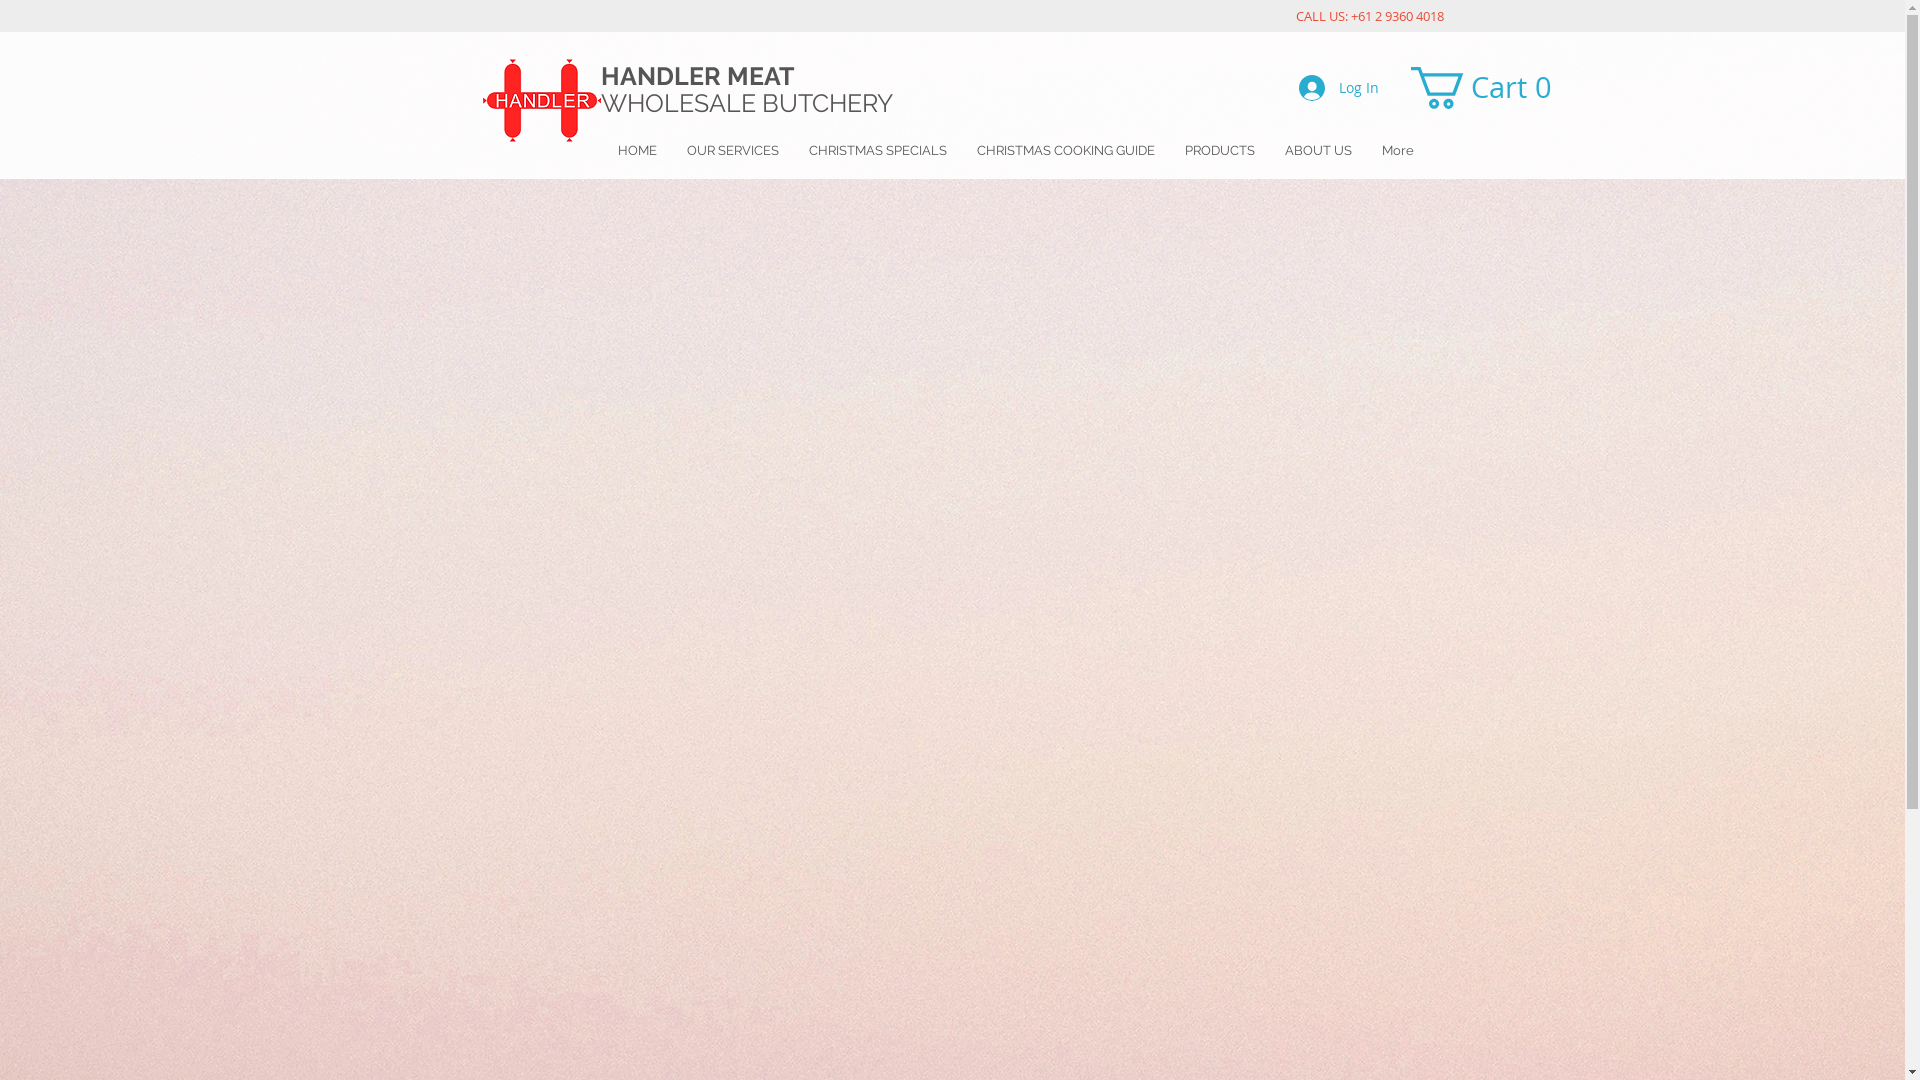 This screenshot has height=1080, width=1920. I want to click on 'PRODUCTS', so click(1218, 149).